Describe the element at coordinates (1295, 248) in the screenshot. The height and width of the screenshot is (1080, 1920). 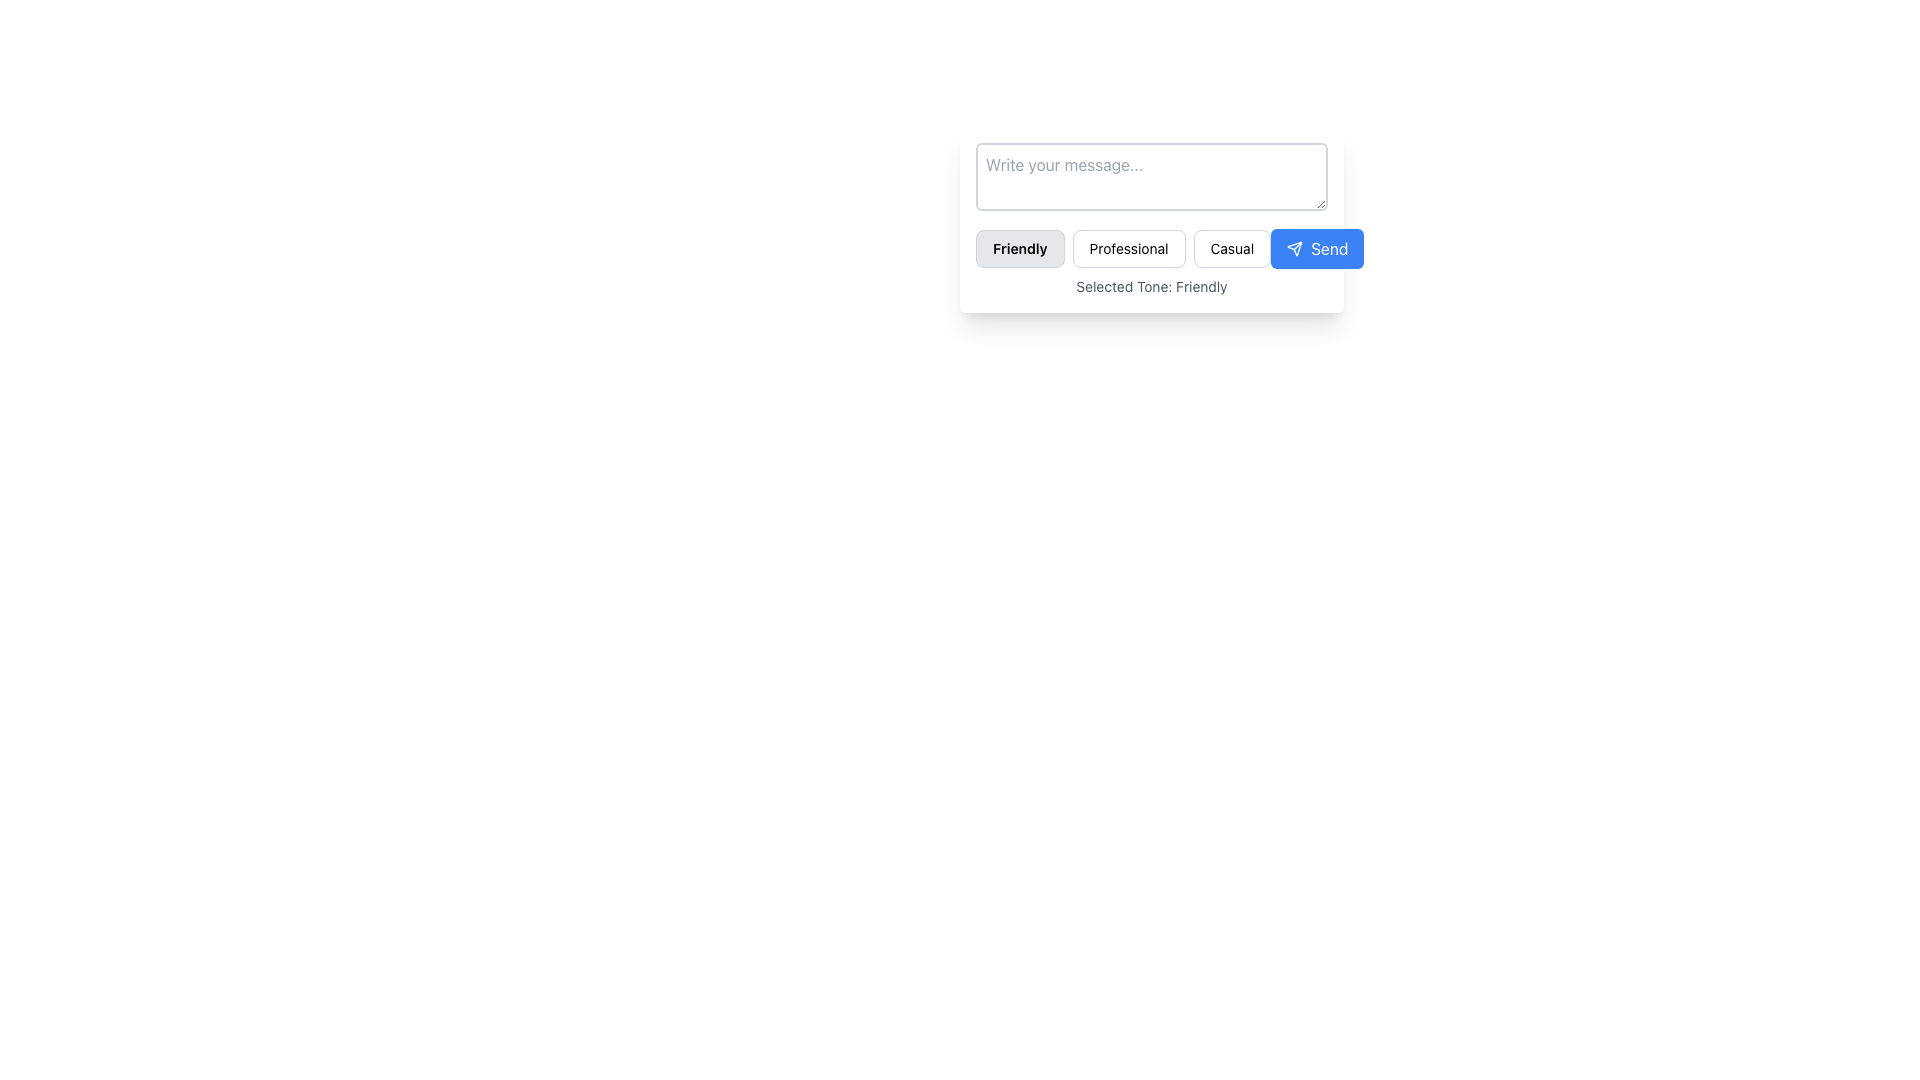
I see `the 'Send' button that contains the graphical representation of the send action icon, located at the far right of the button row below the text input field` at that location.